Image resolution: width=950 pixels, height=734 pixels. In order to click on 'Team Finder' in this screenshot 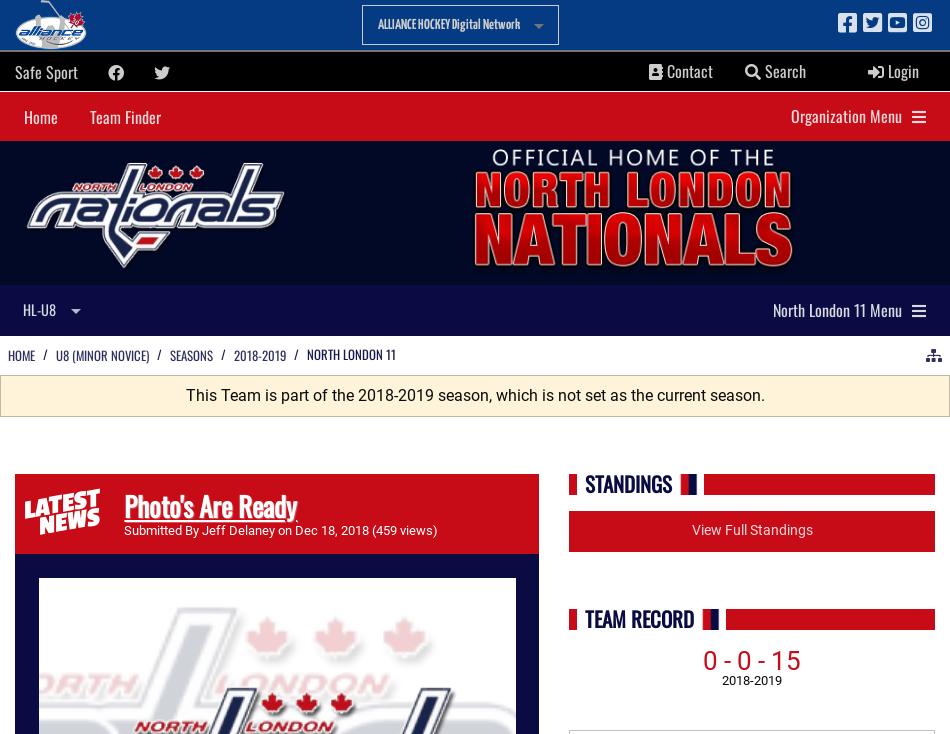, I will do `click(125, 115)`.